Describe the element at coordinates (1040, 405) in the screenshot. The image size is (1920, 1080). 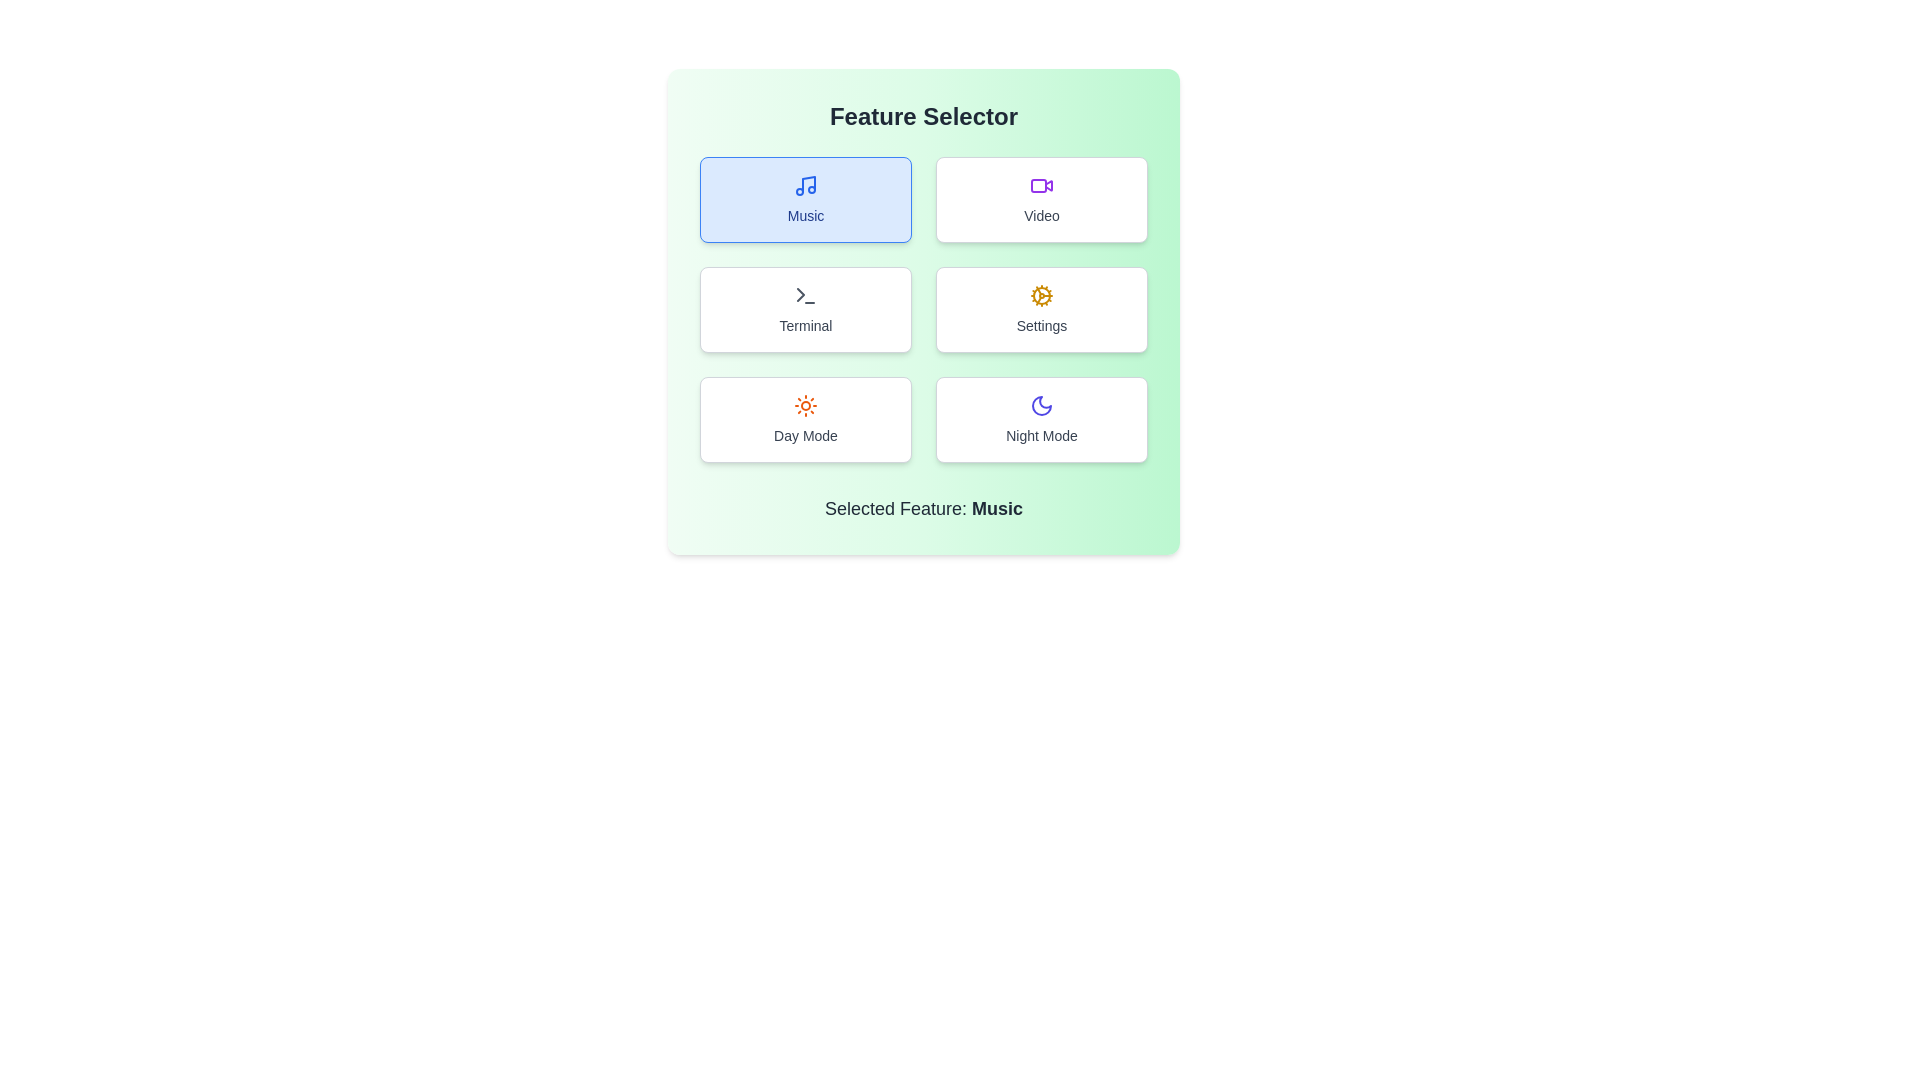
I see `the circular crescent moon icon outlined in indigo, which is part of the 'Night Mode' button` at that location.